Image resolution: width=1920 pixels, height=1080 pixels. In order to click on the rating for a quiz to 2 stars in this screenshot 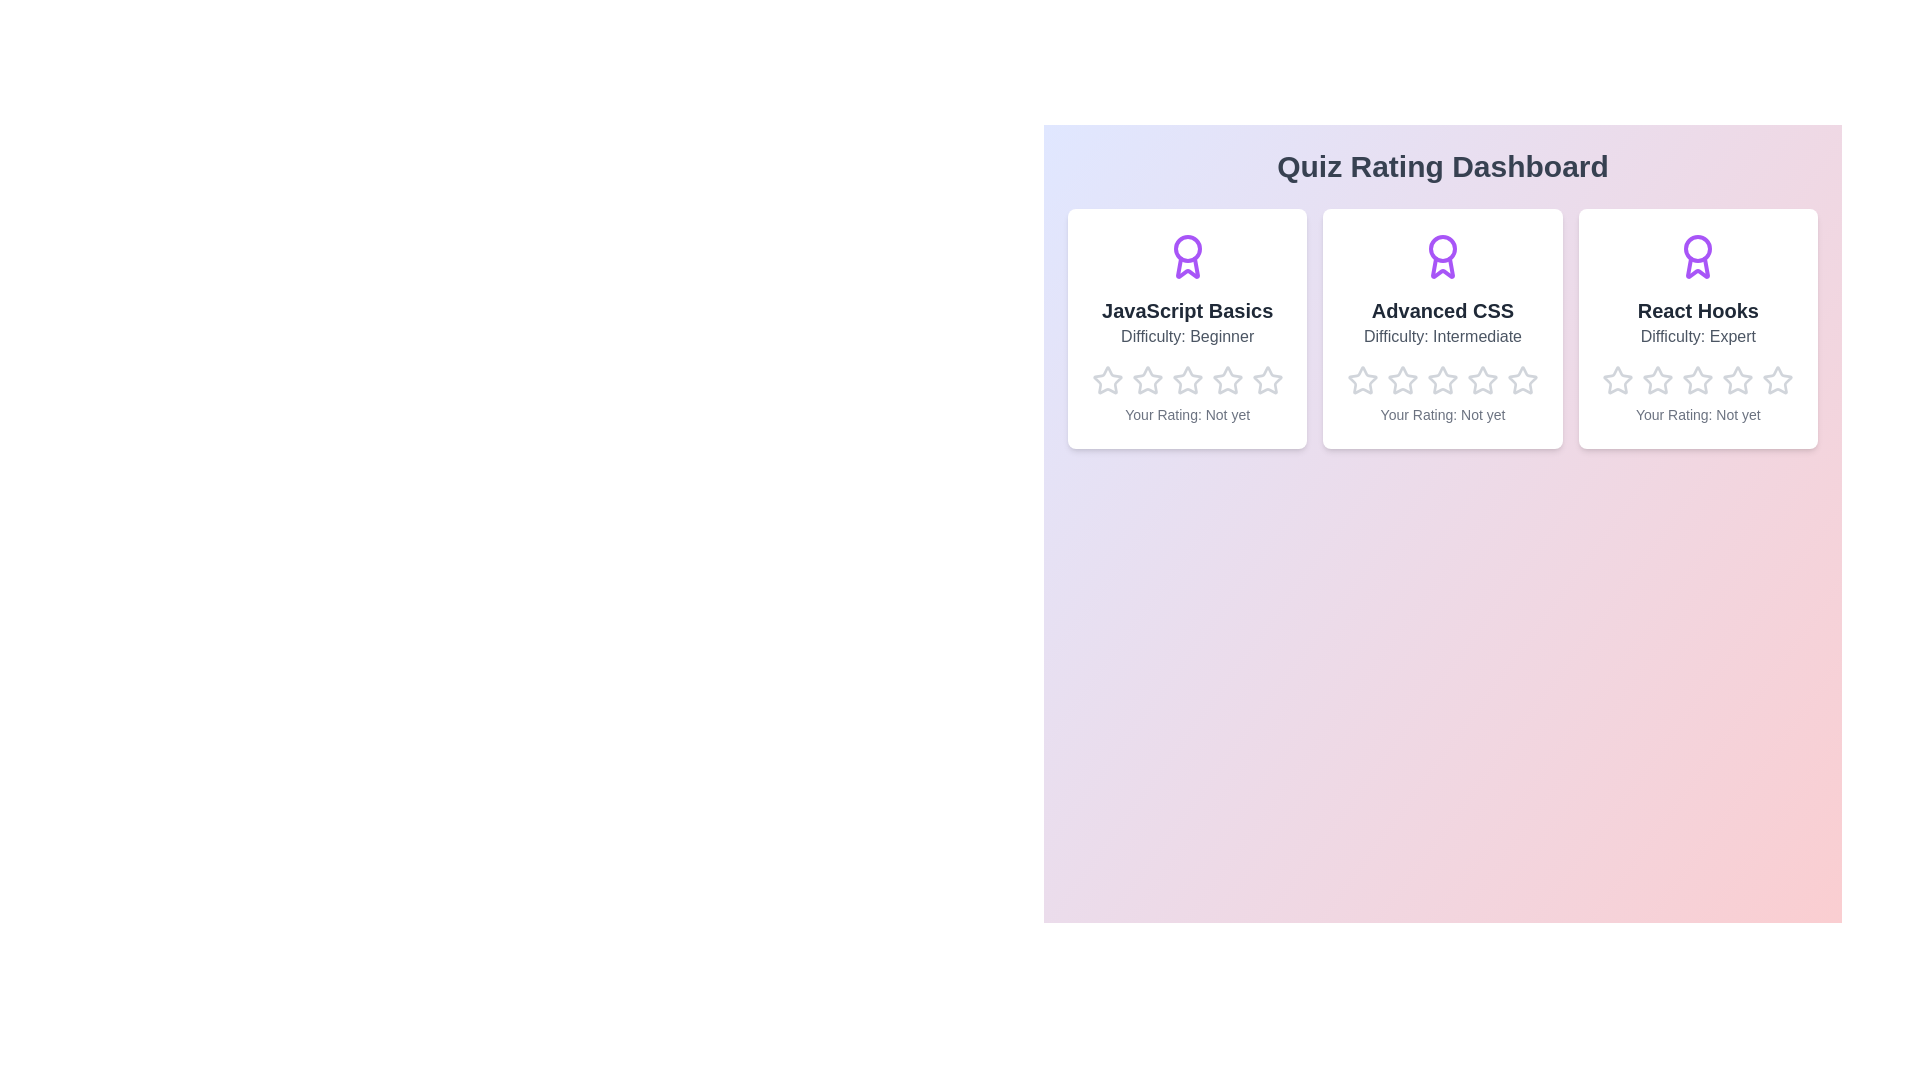, I will do `click(1147, 381)`.